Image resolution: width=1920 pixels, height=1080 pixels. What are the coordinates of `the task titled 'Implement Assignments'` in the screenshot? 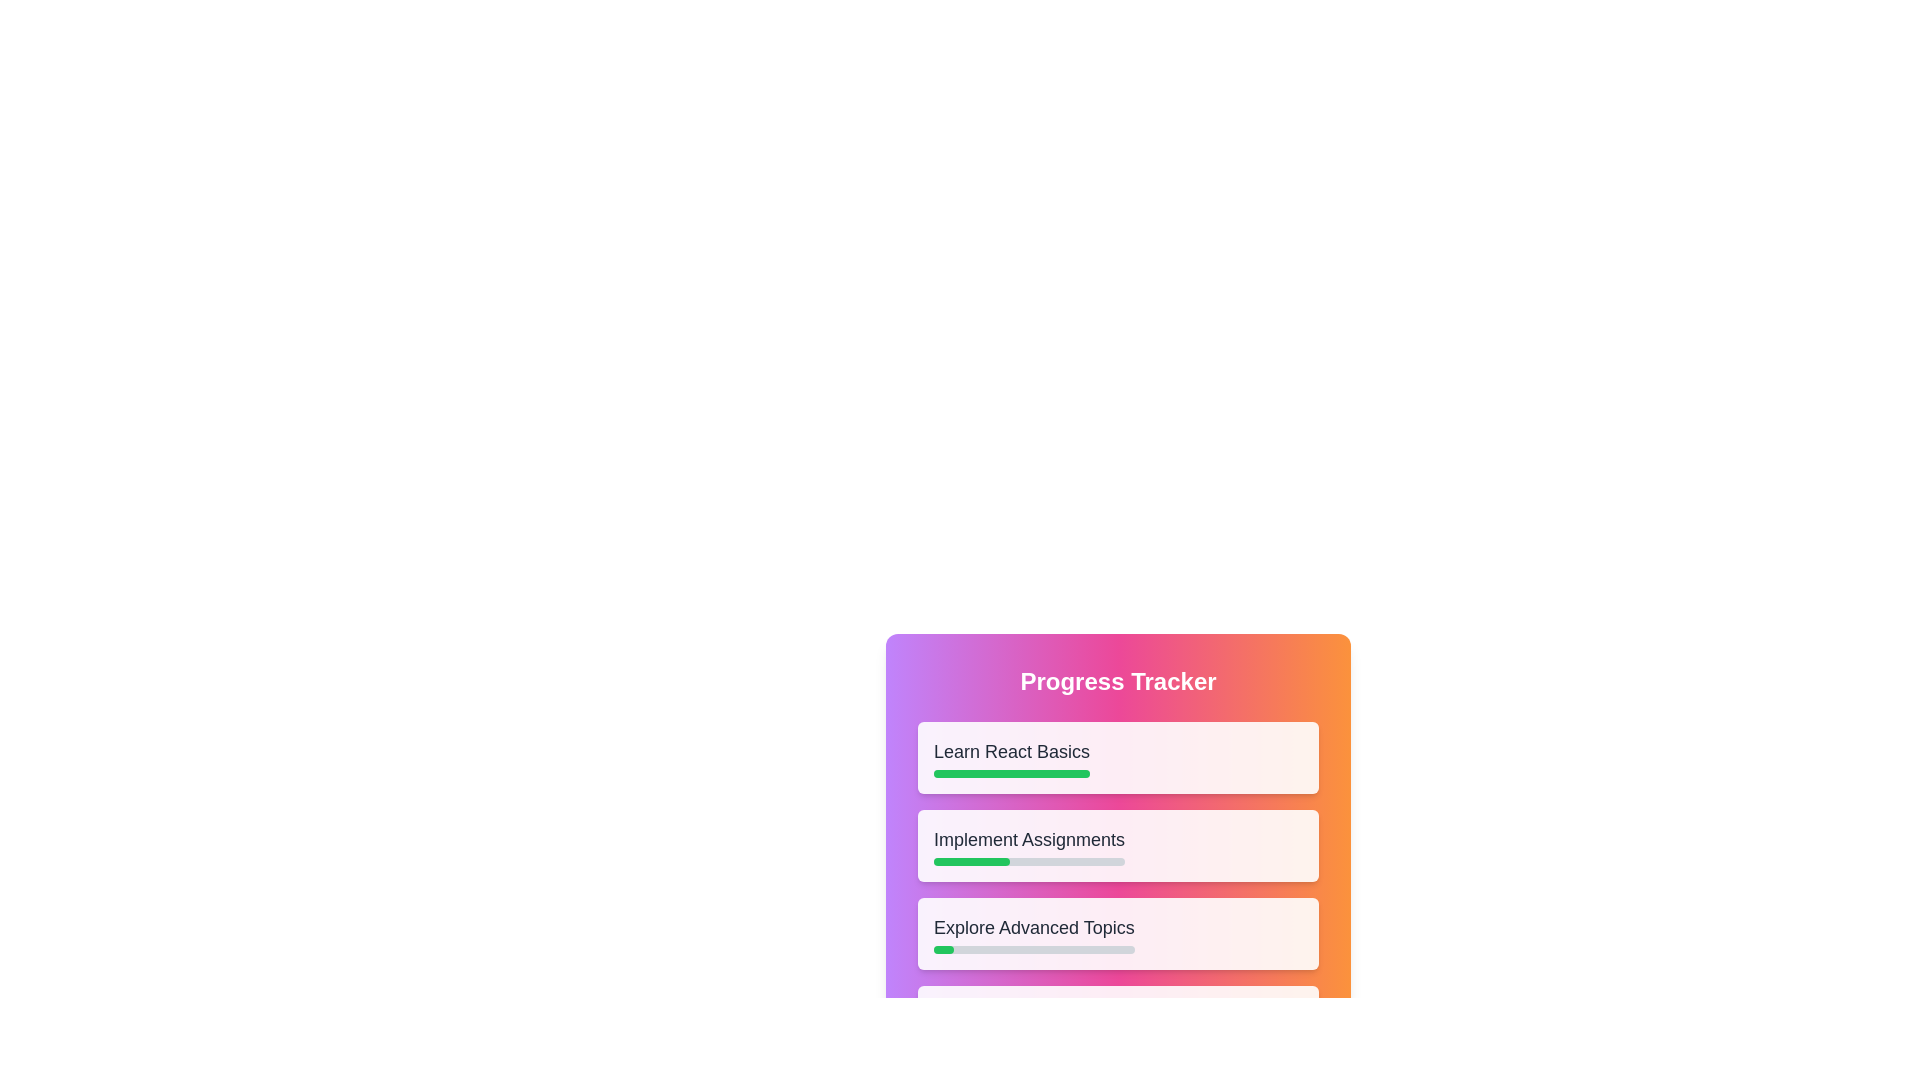 It's located at (1028, 845).